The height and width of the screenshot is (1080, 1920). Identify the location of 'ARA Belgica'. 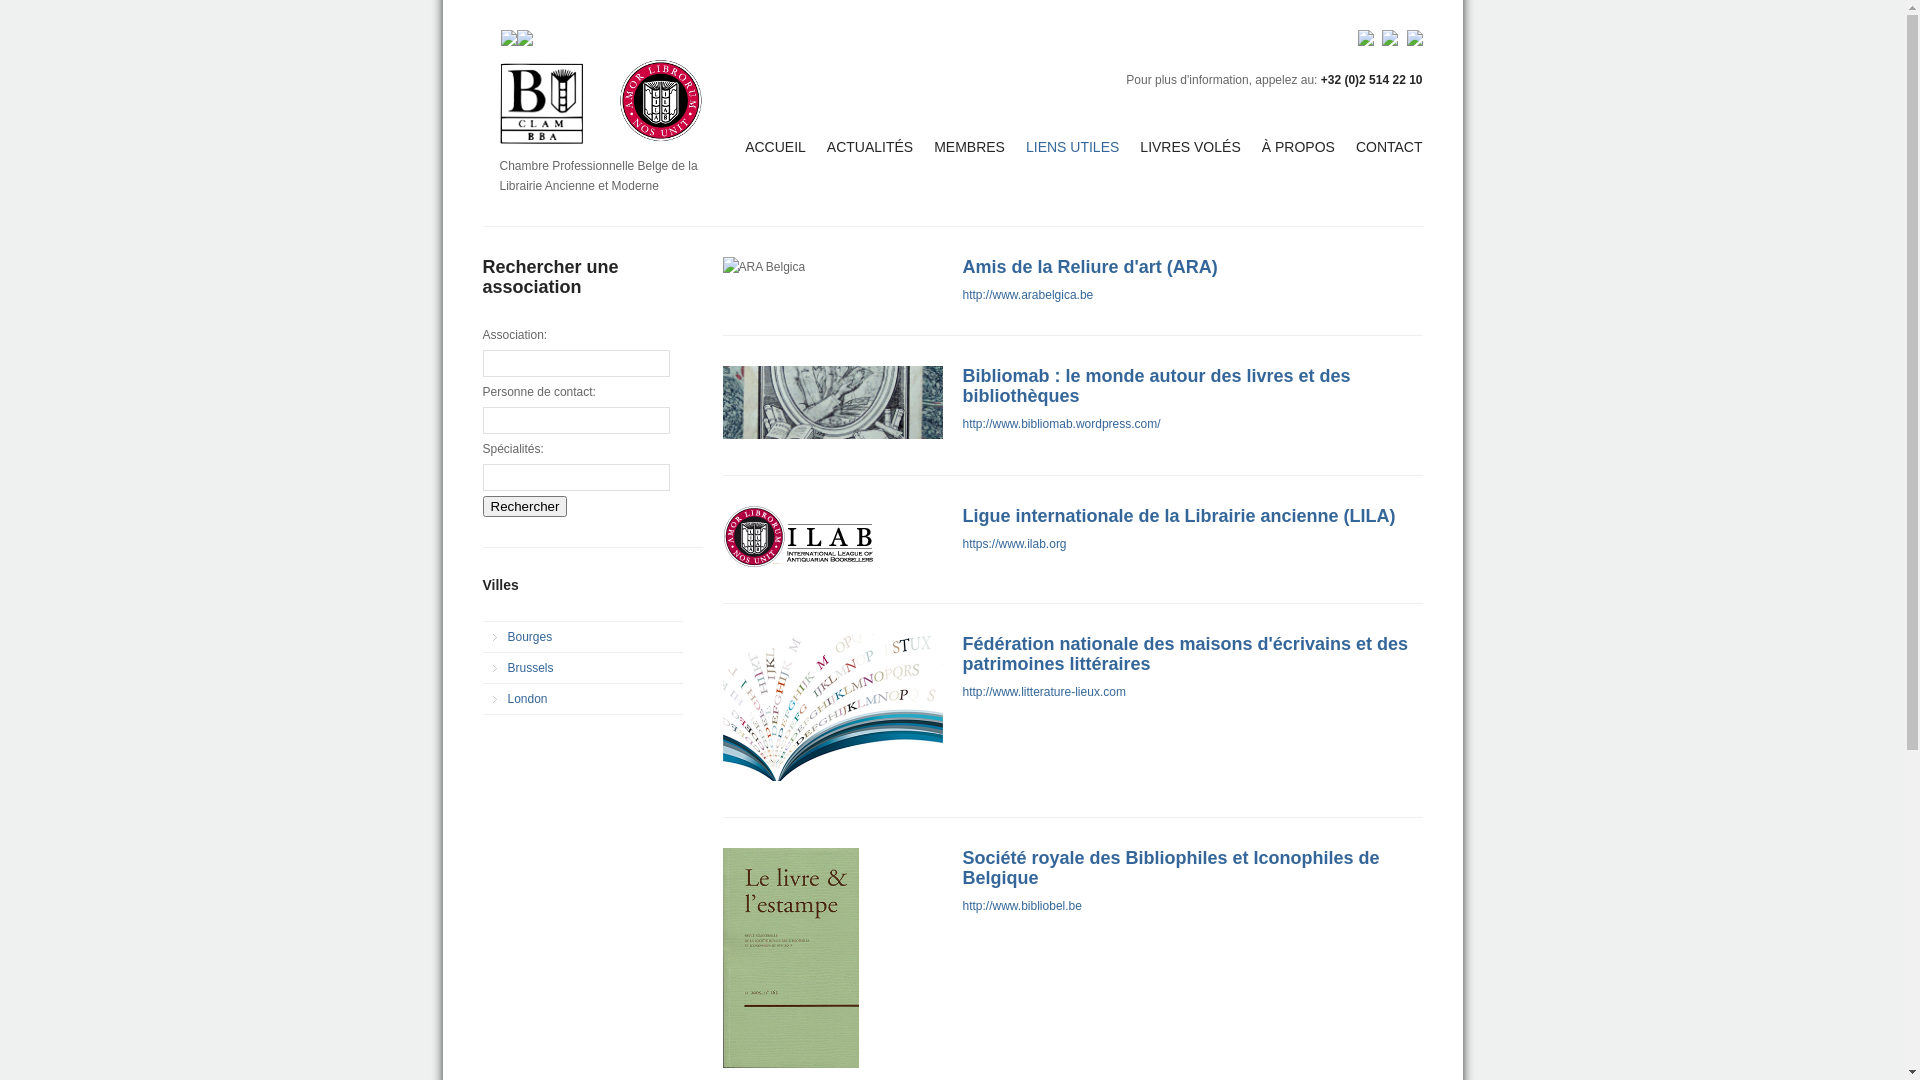
(762, 265).